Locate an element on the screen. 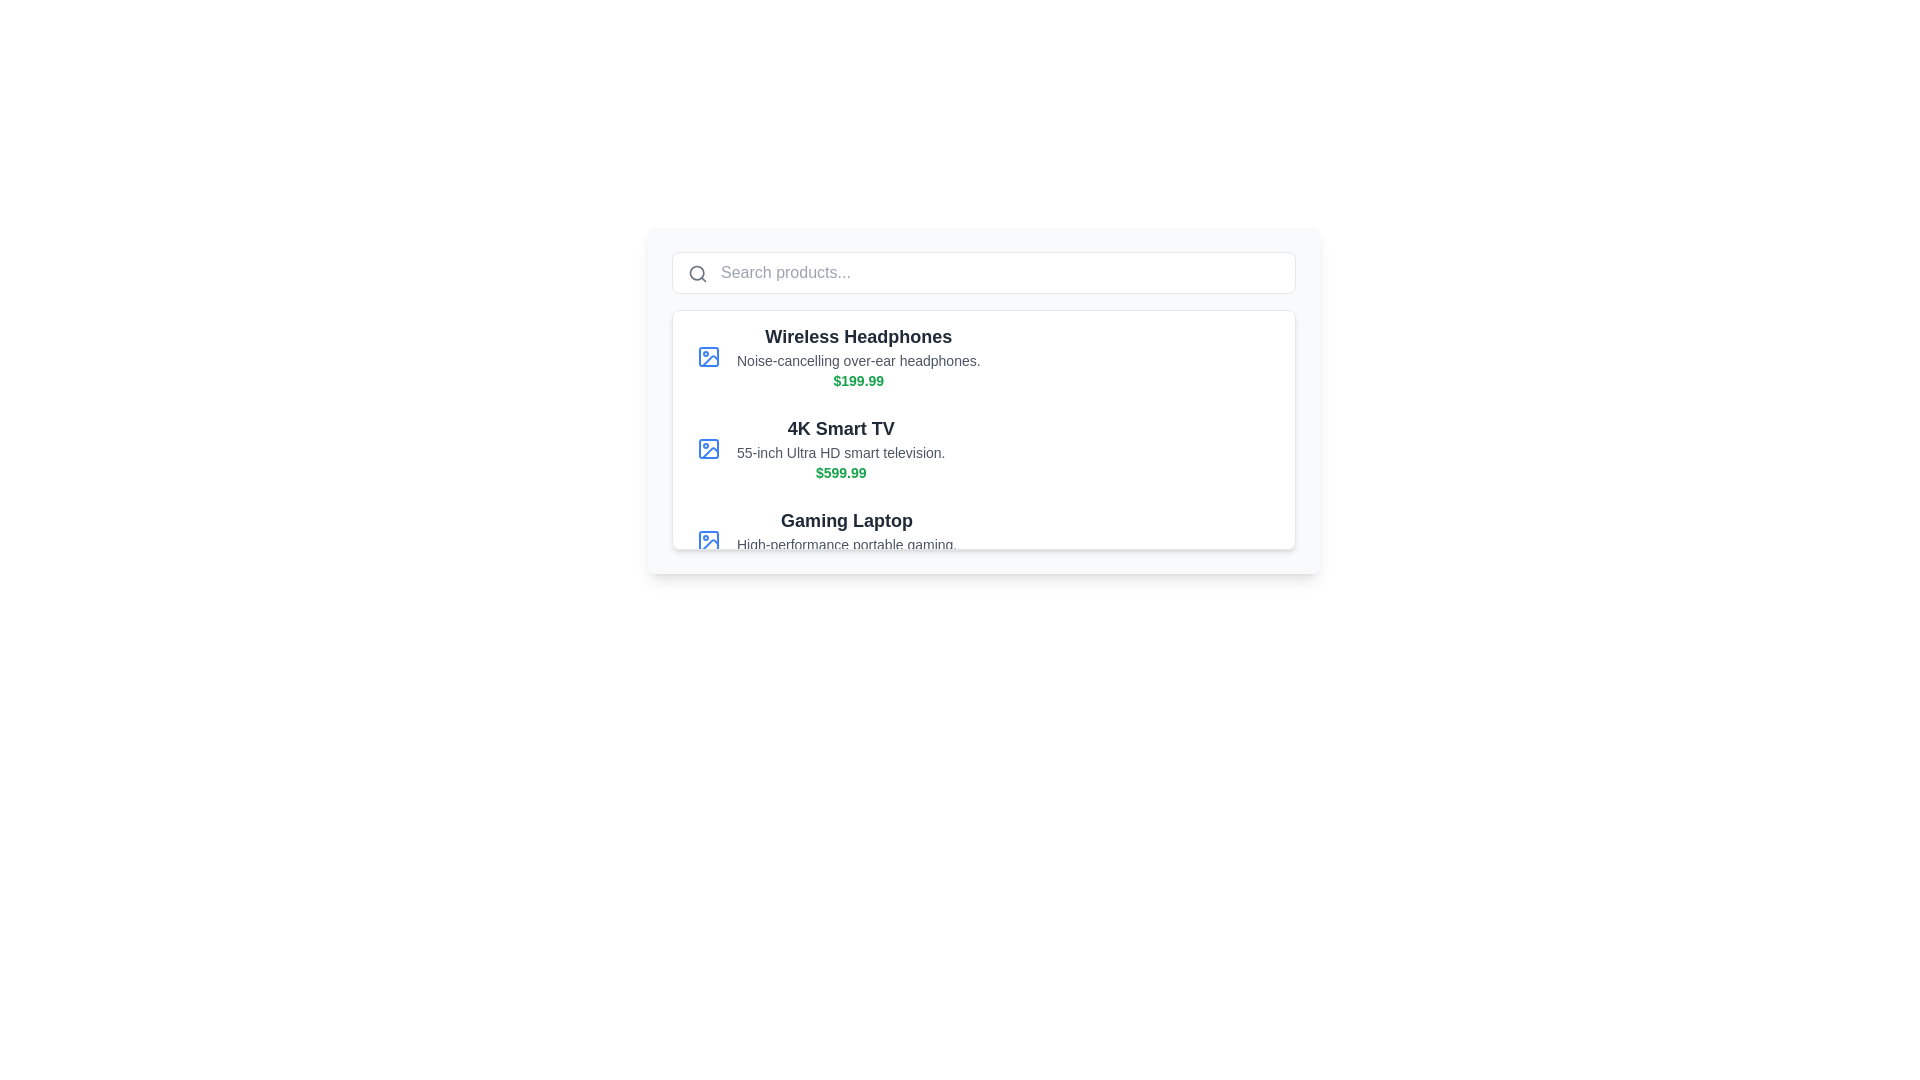  the first product listing item, which includes the name, description, and price, located slightly below the search bar is located at coordinates (858, 356).